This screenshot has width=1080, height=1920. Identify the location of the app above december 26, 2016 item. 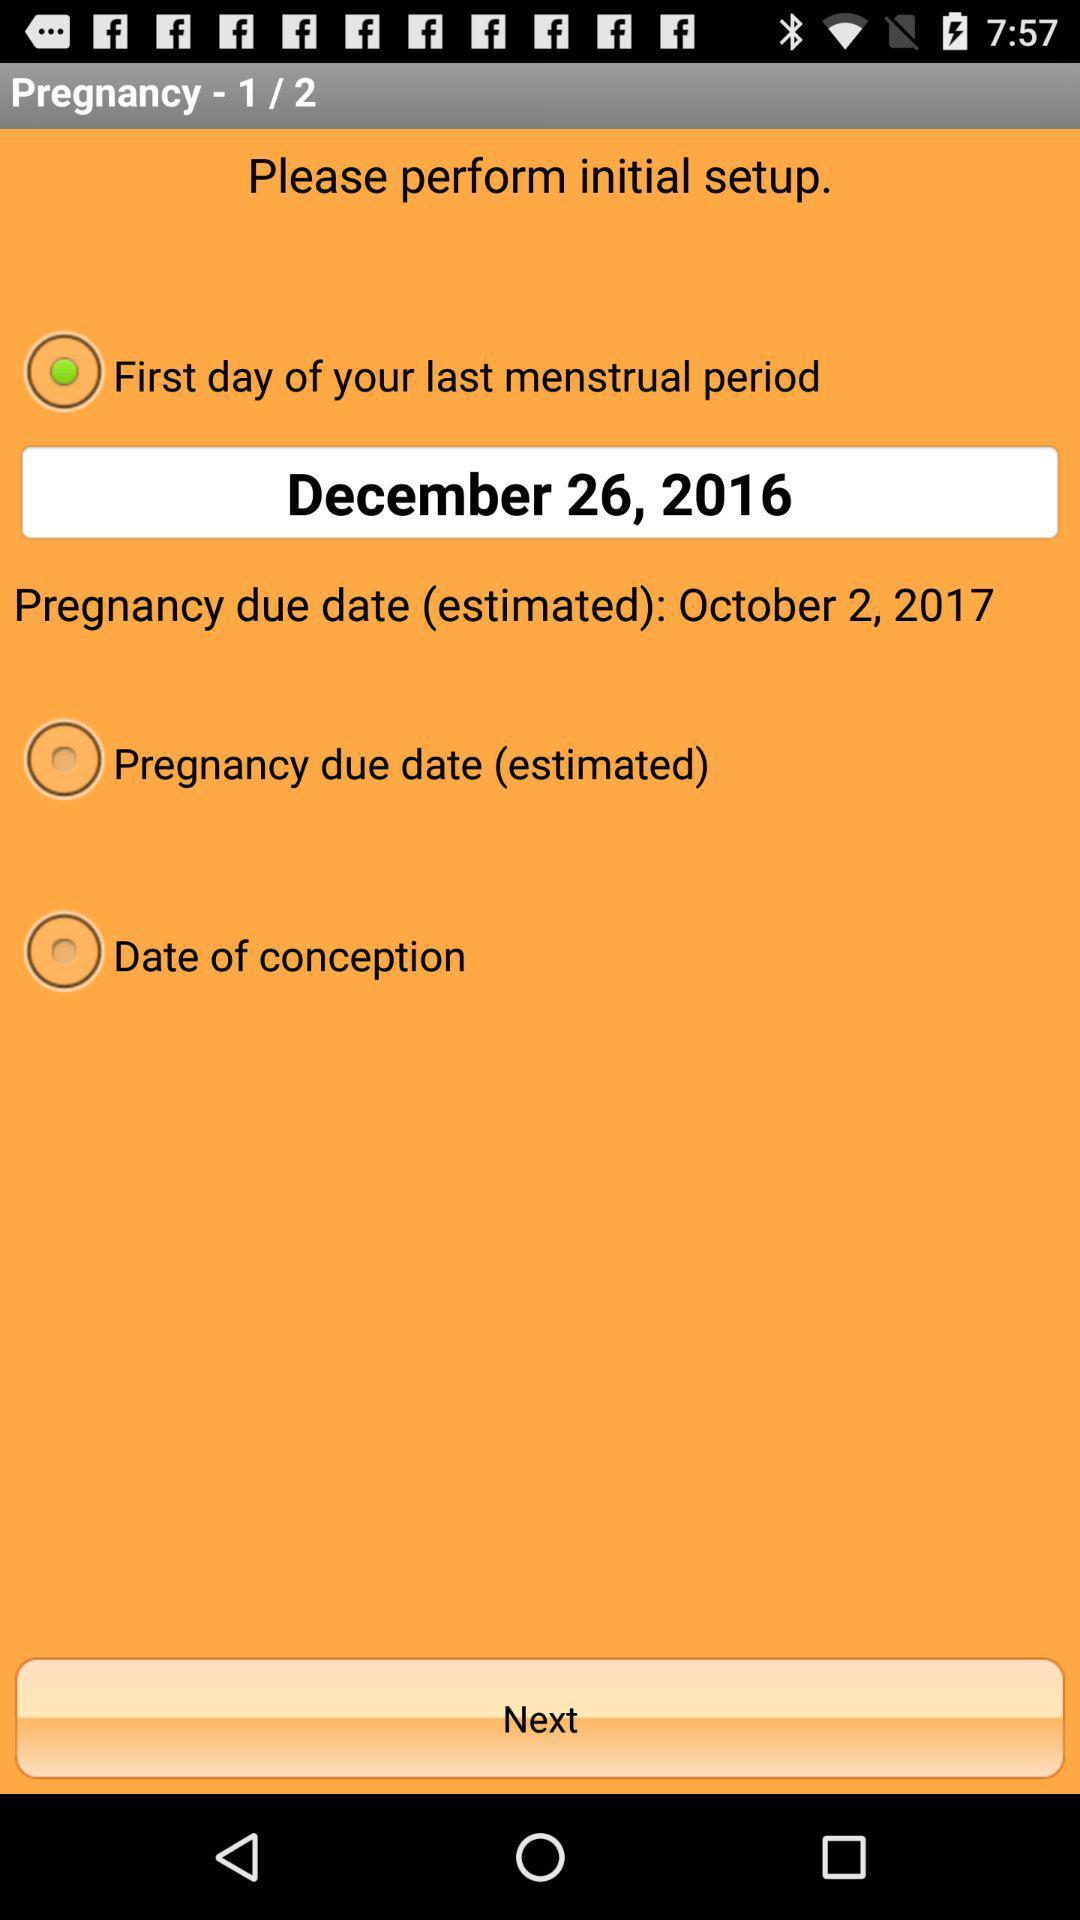
(540, 374).